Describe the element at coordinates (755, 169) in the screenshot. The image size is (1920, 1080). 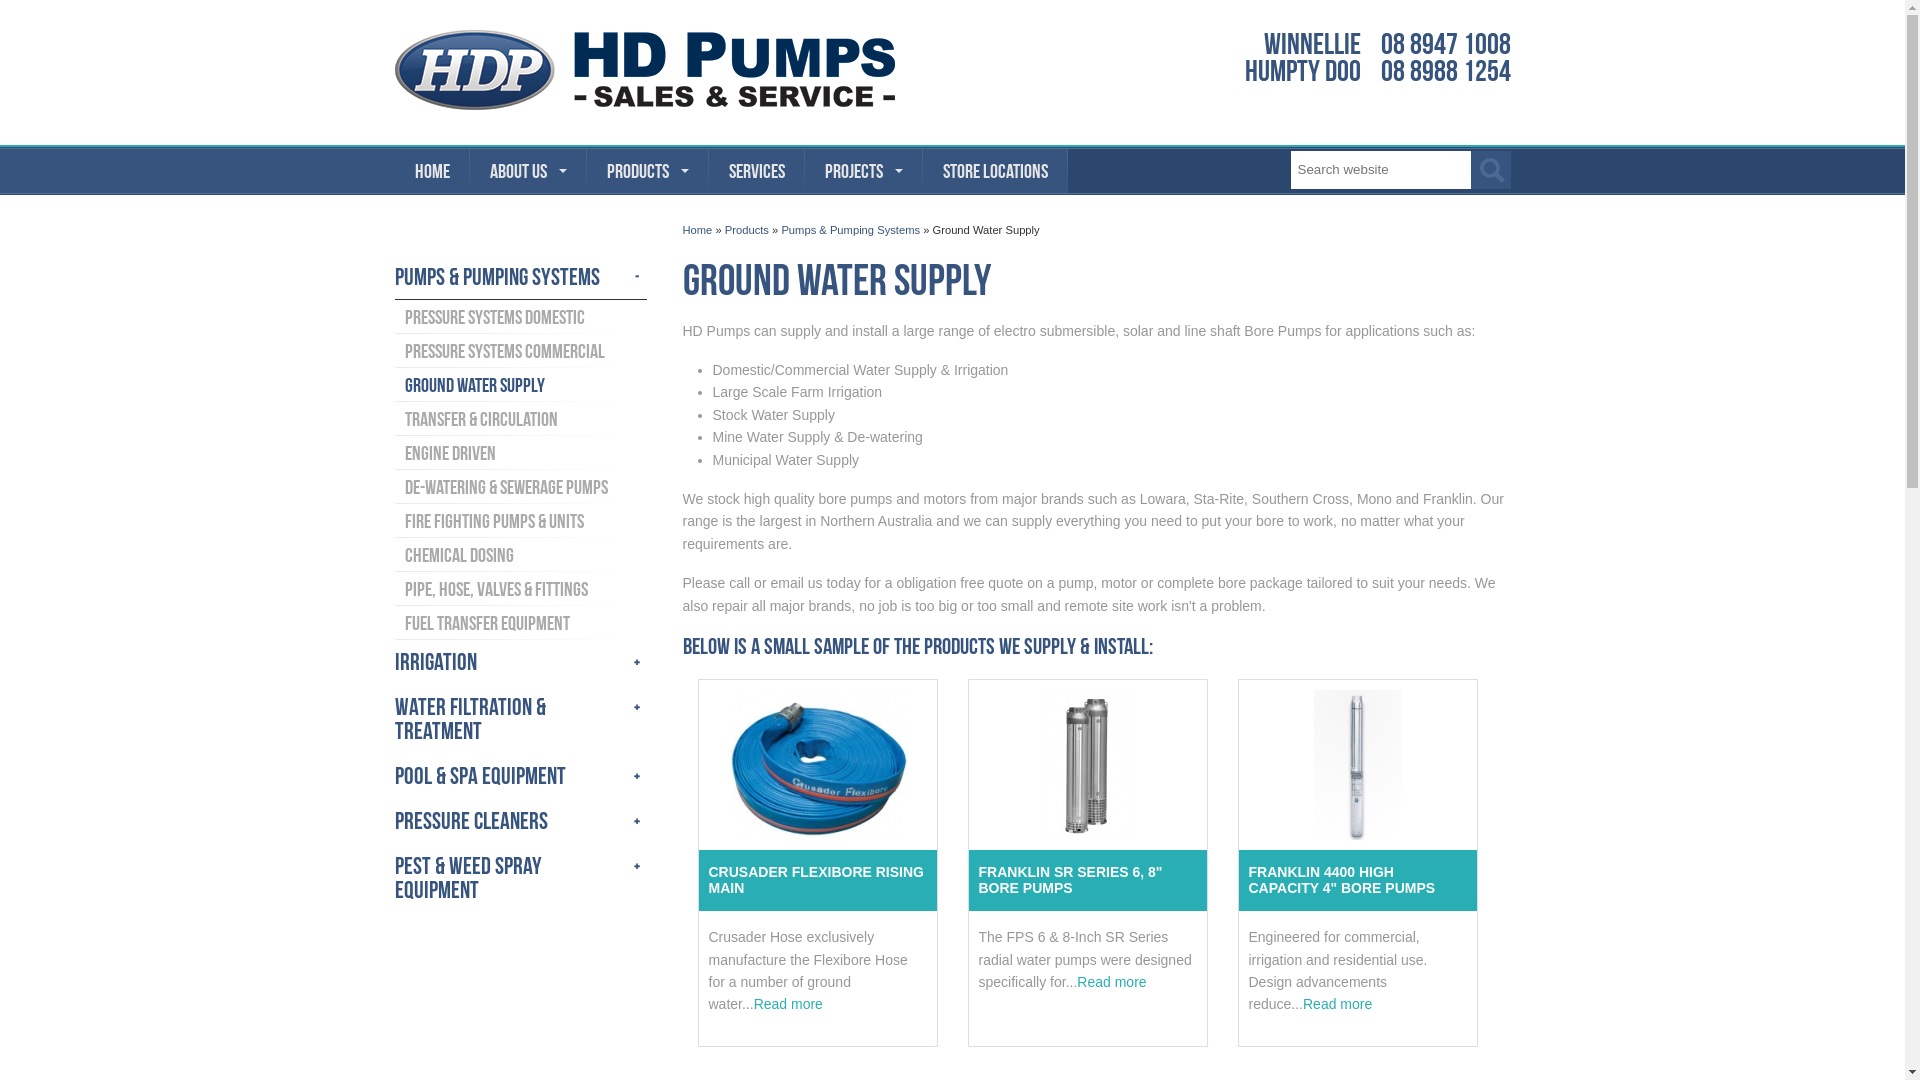
I see `'SERVICES'` at that location.